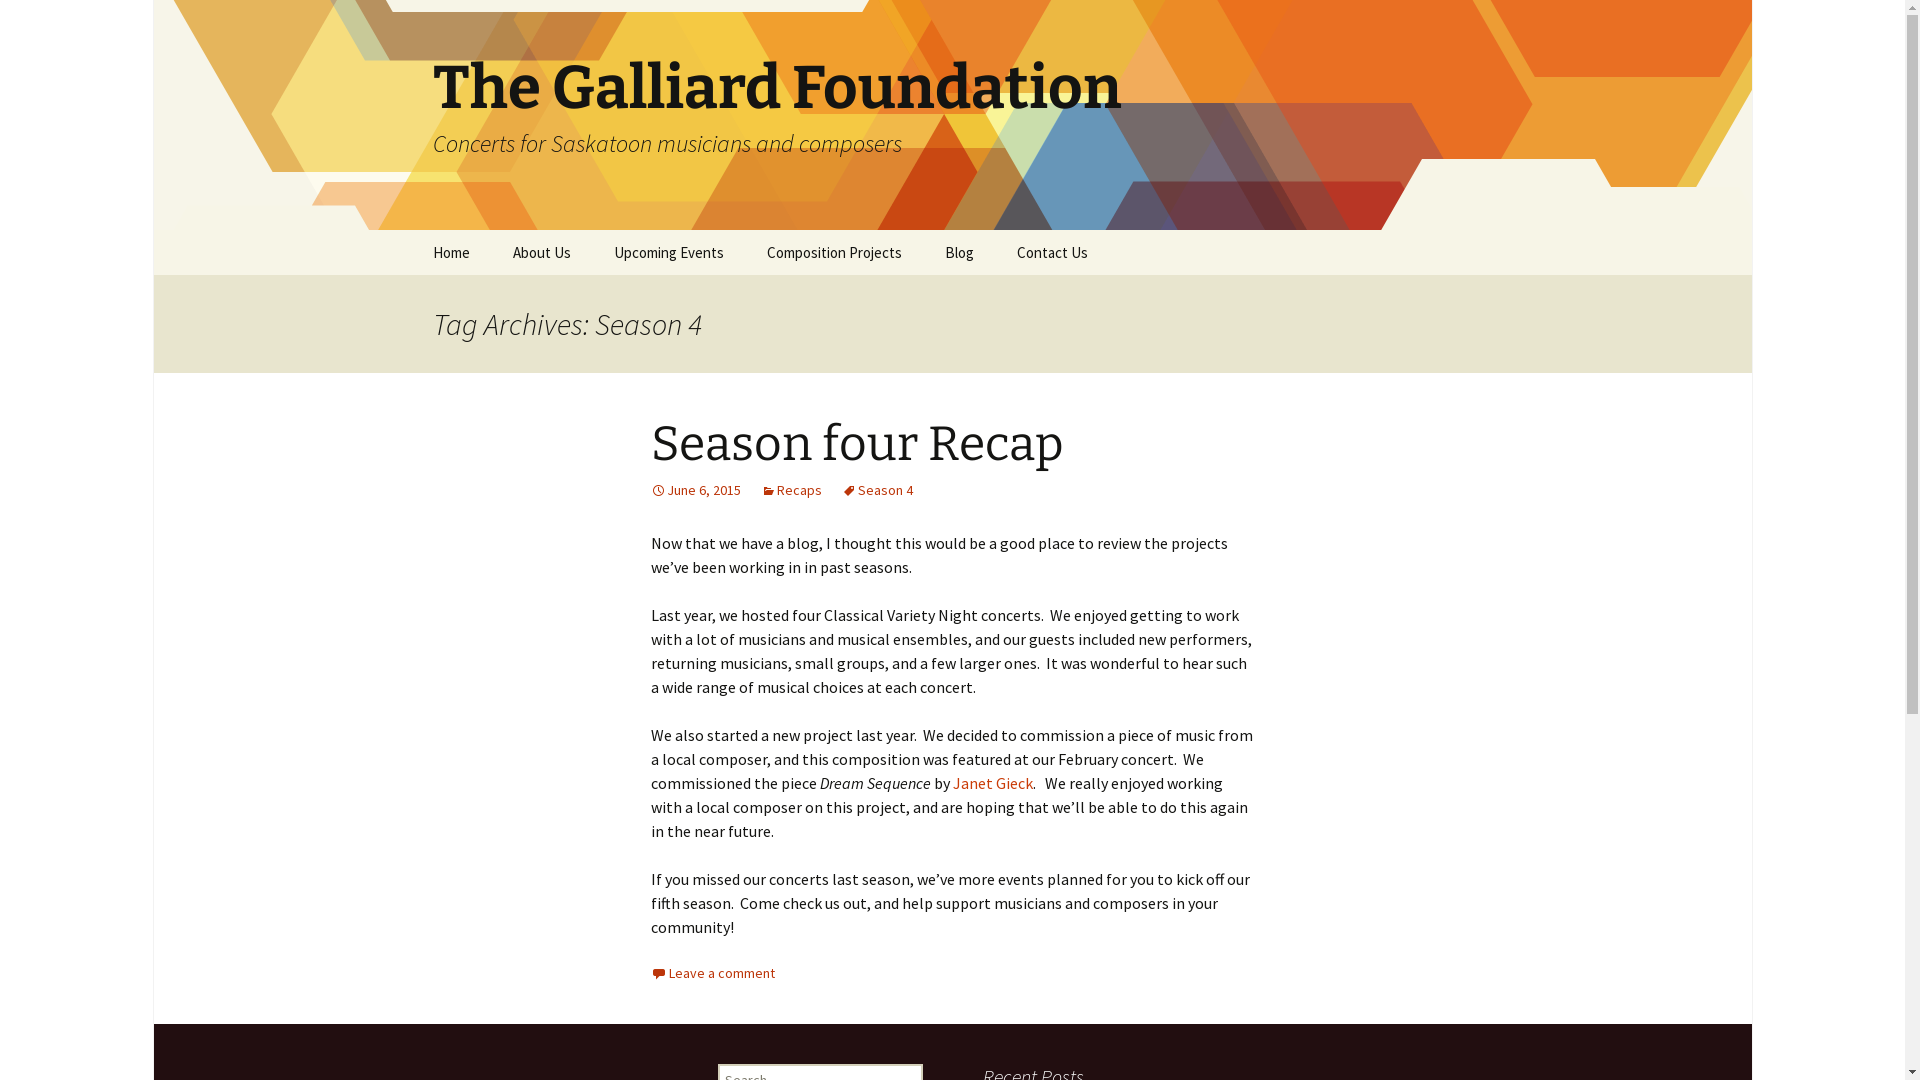  I want to click on 'Composition Projects', so click(833, 251).